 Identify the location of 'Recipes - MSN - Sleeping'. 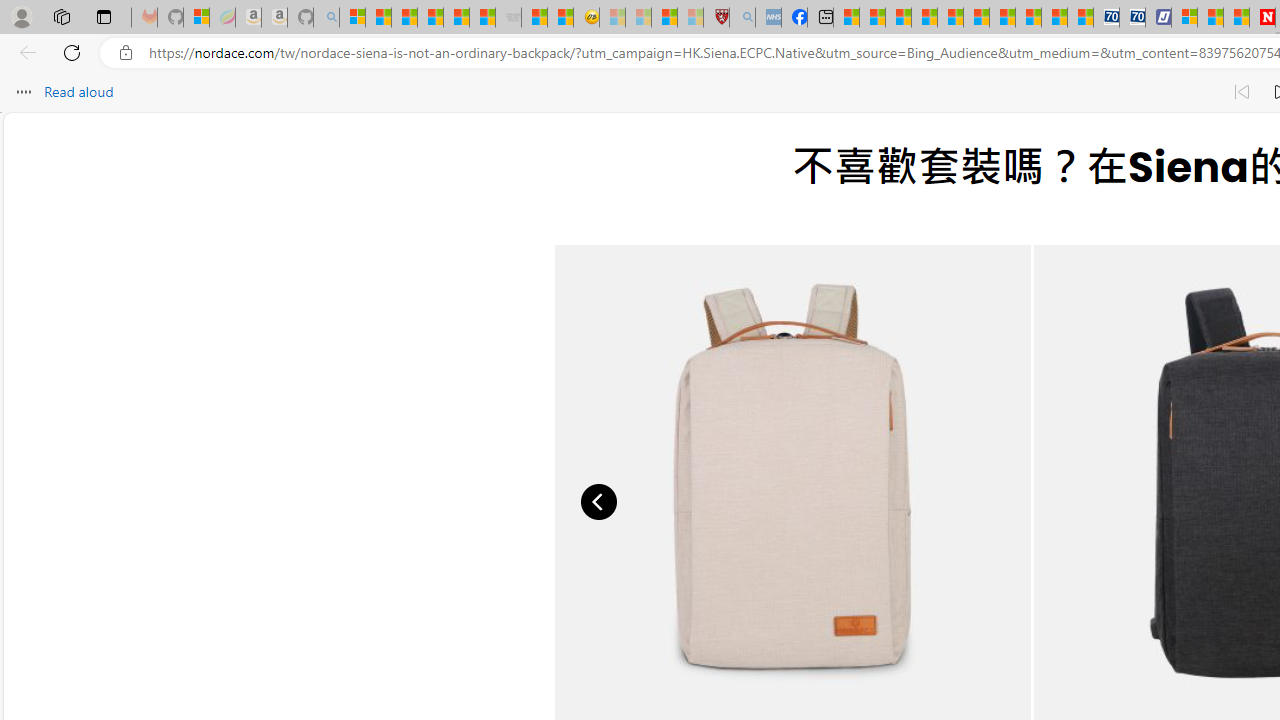
(611, 17).